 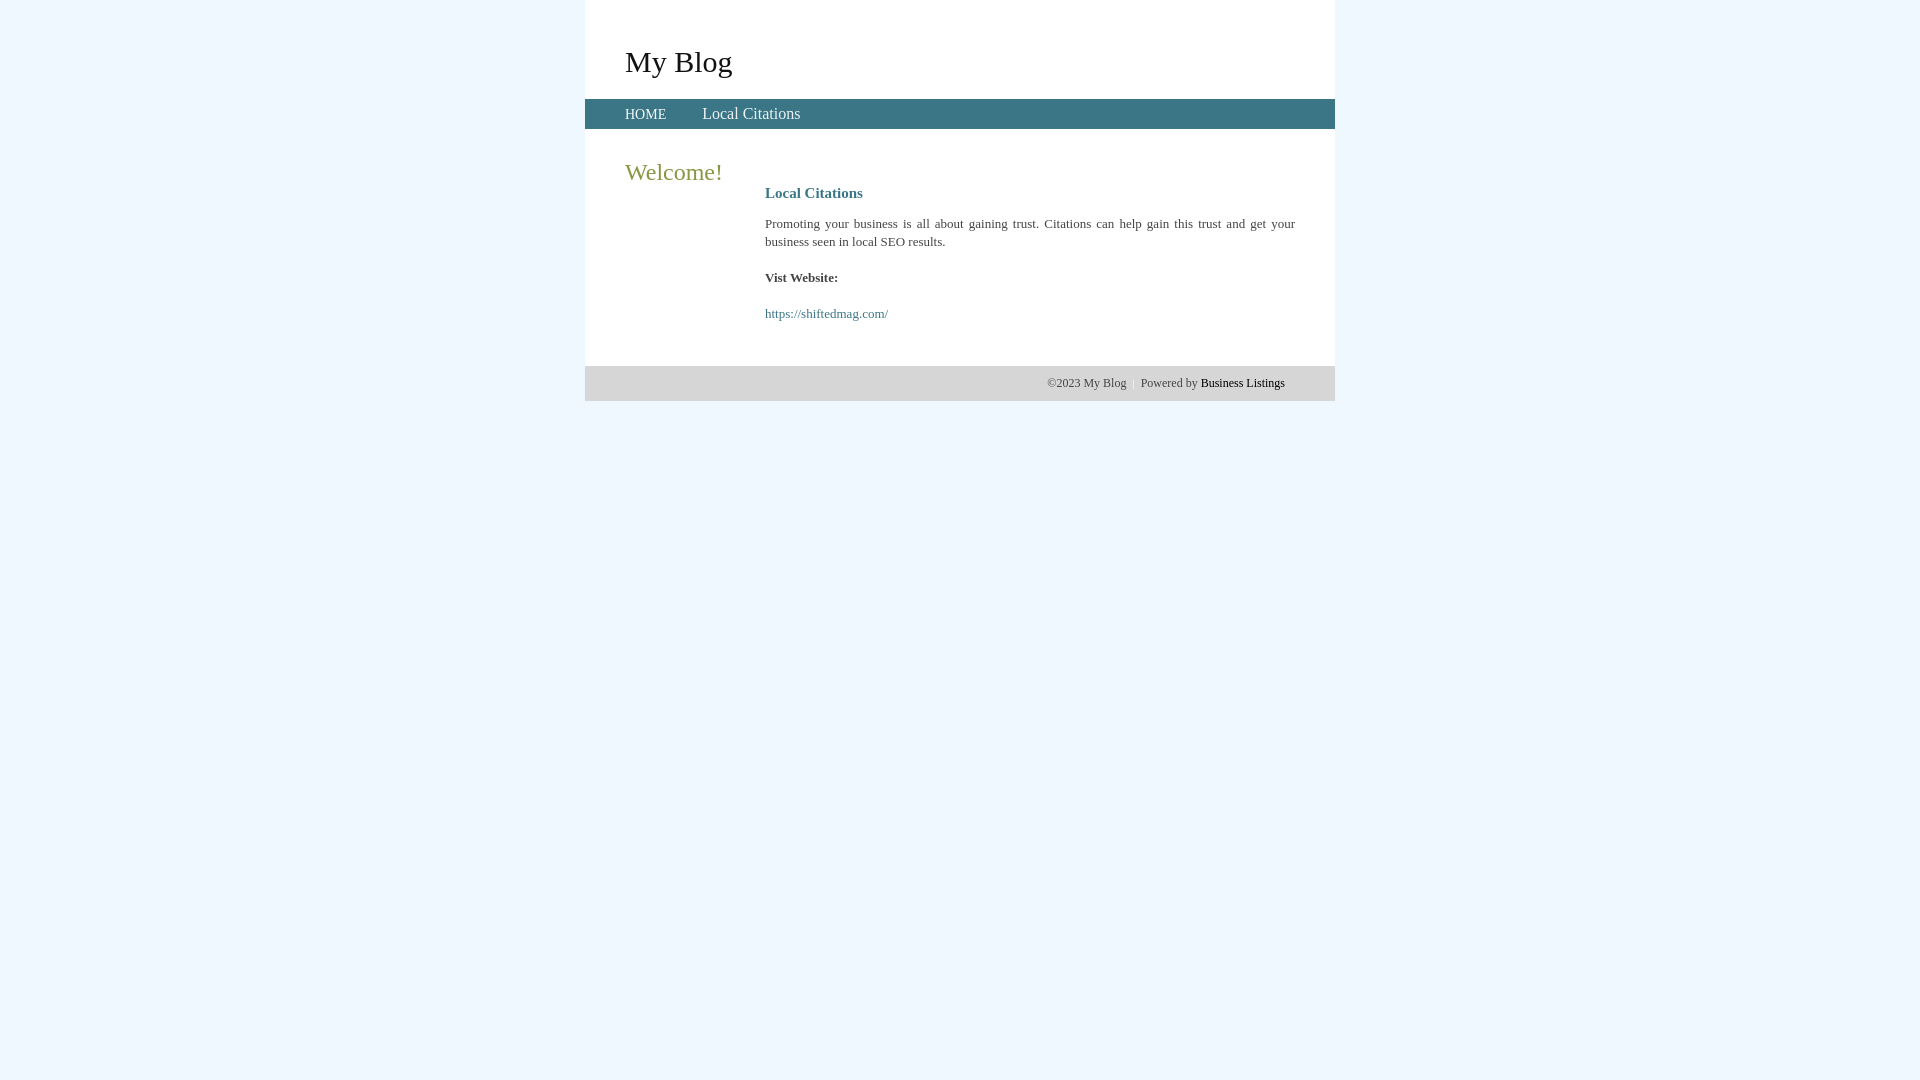 What do you see at coordinates (749, 113) in the screenshot?
I see `'Local Citations'` at bounding box center [749, 113].